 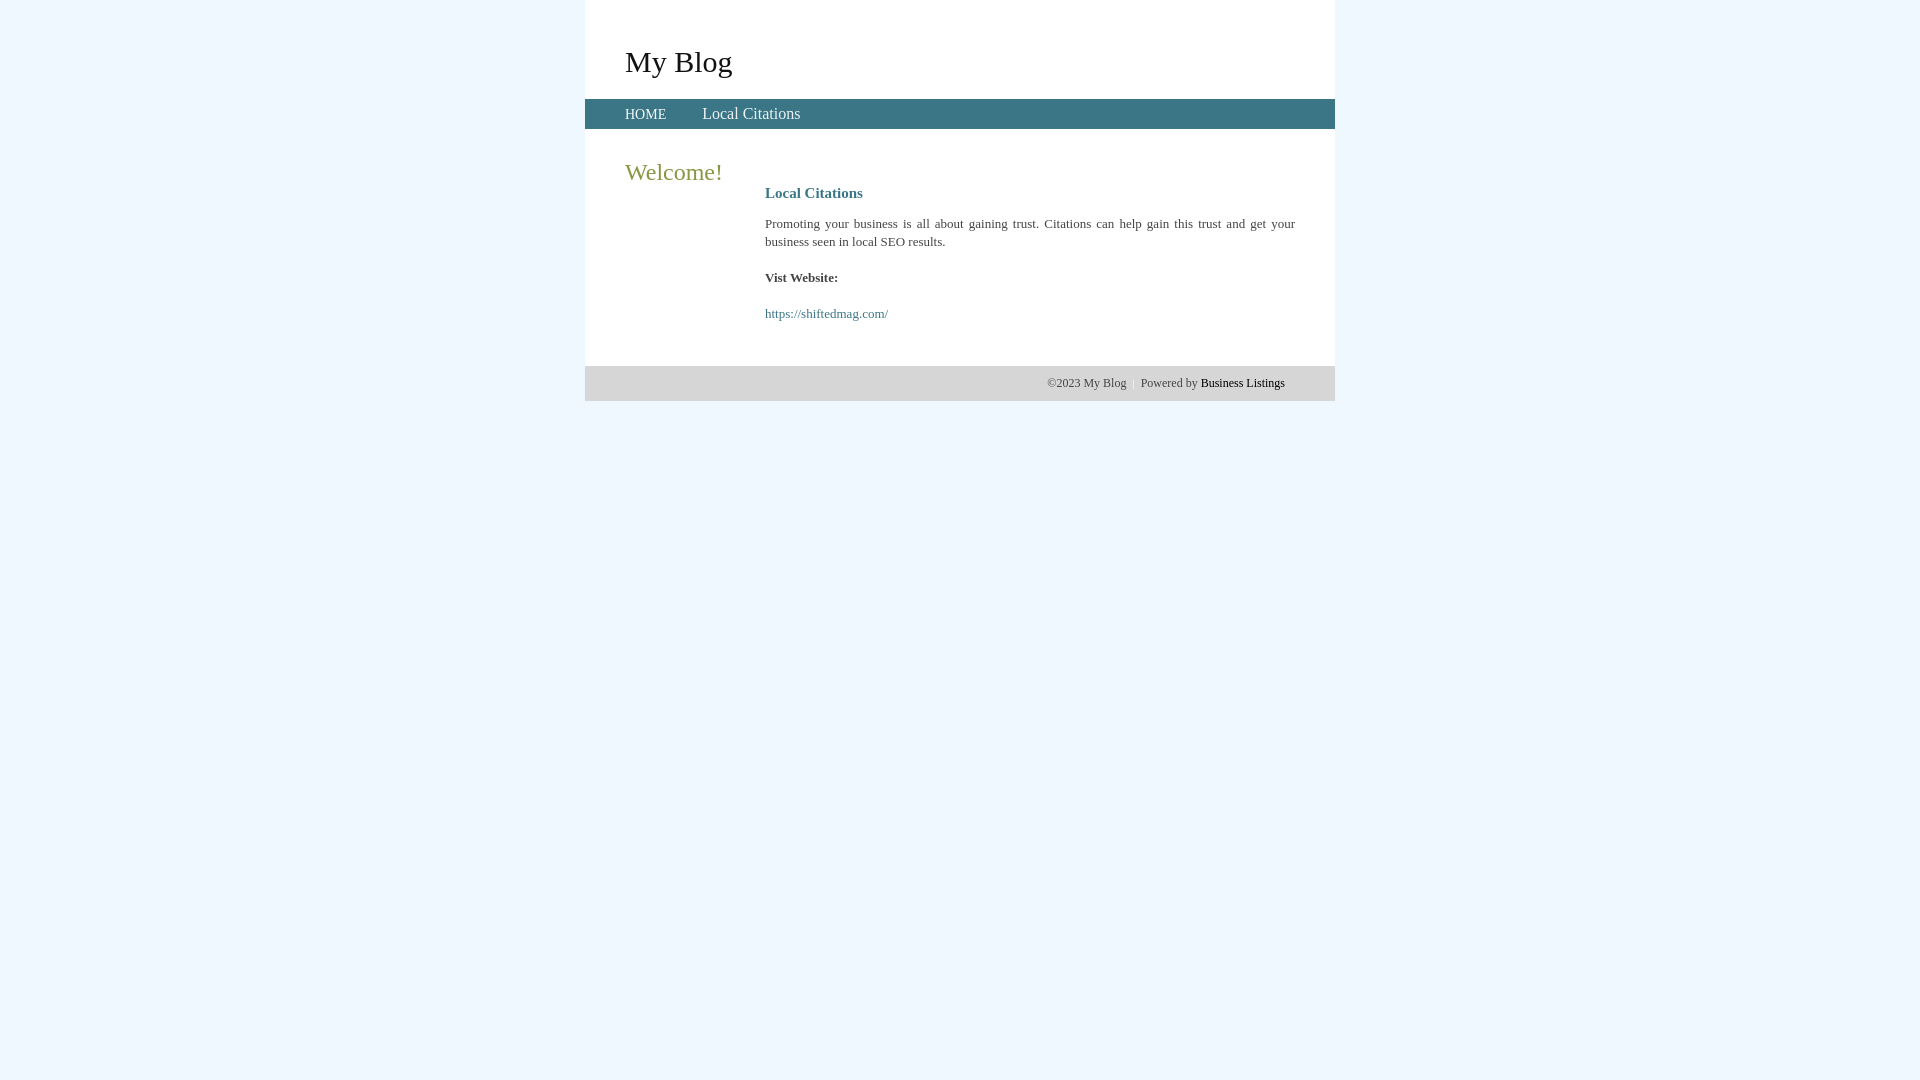 What do you see at coordinates (749, 113) in the screenshot?
I see `'Local Citations'` at bounding box center [749, 113].